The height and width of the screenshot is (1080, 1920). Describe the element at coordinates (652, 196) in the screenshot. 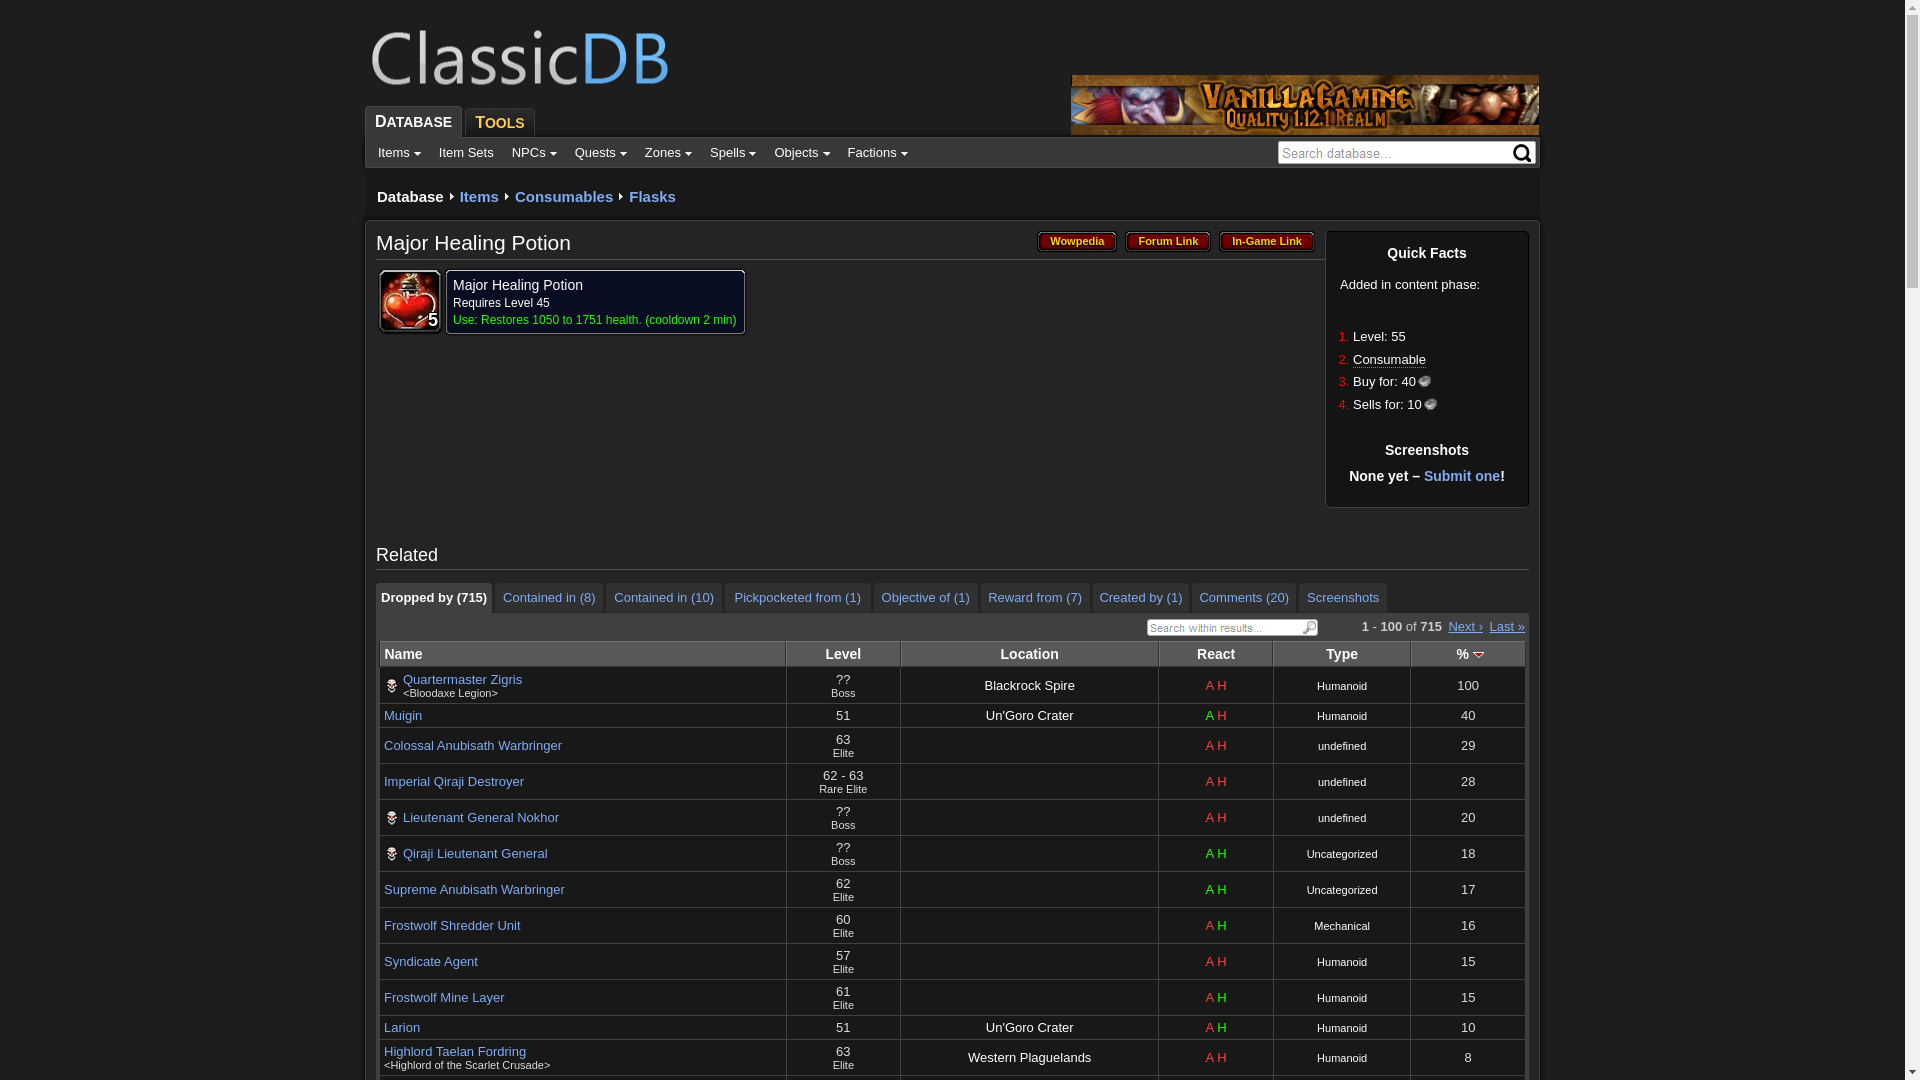

I see `'Flasks'` at that location.